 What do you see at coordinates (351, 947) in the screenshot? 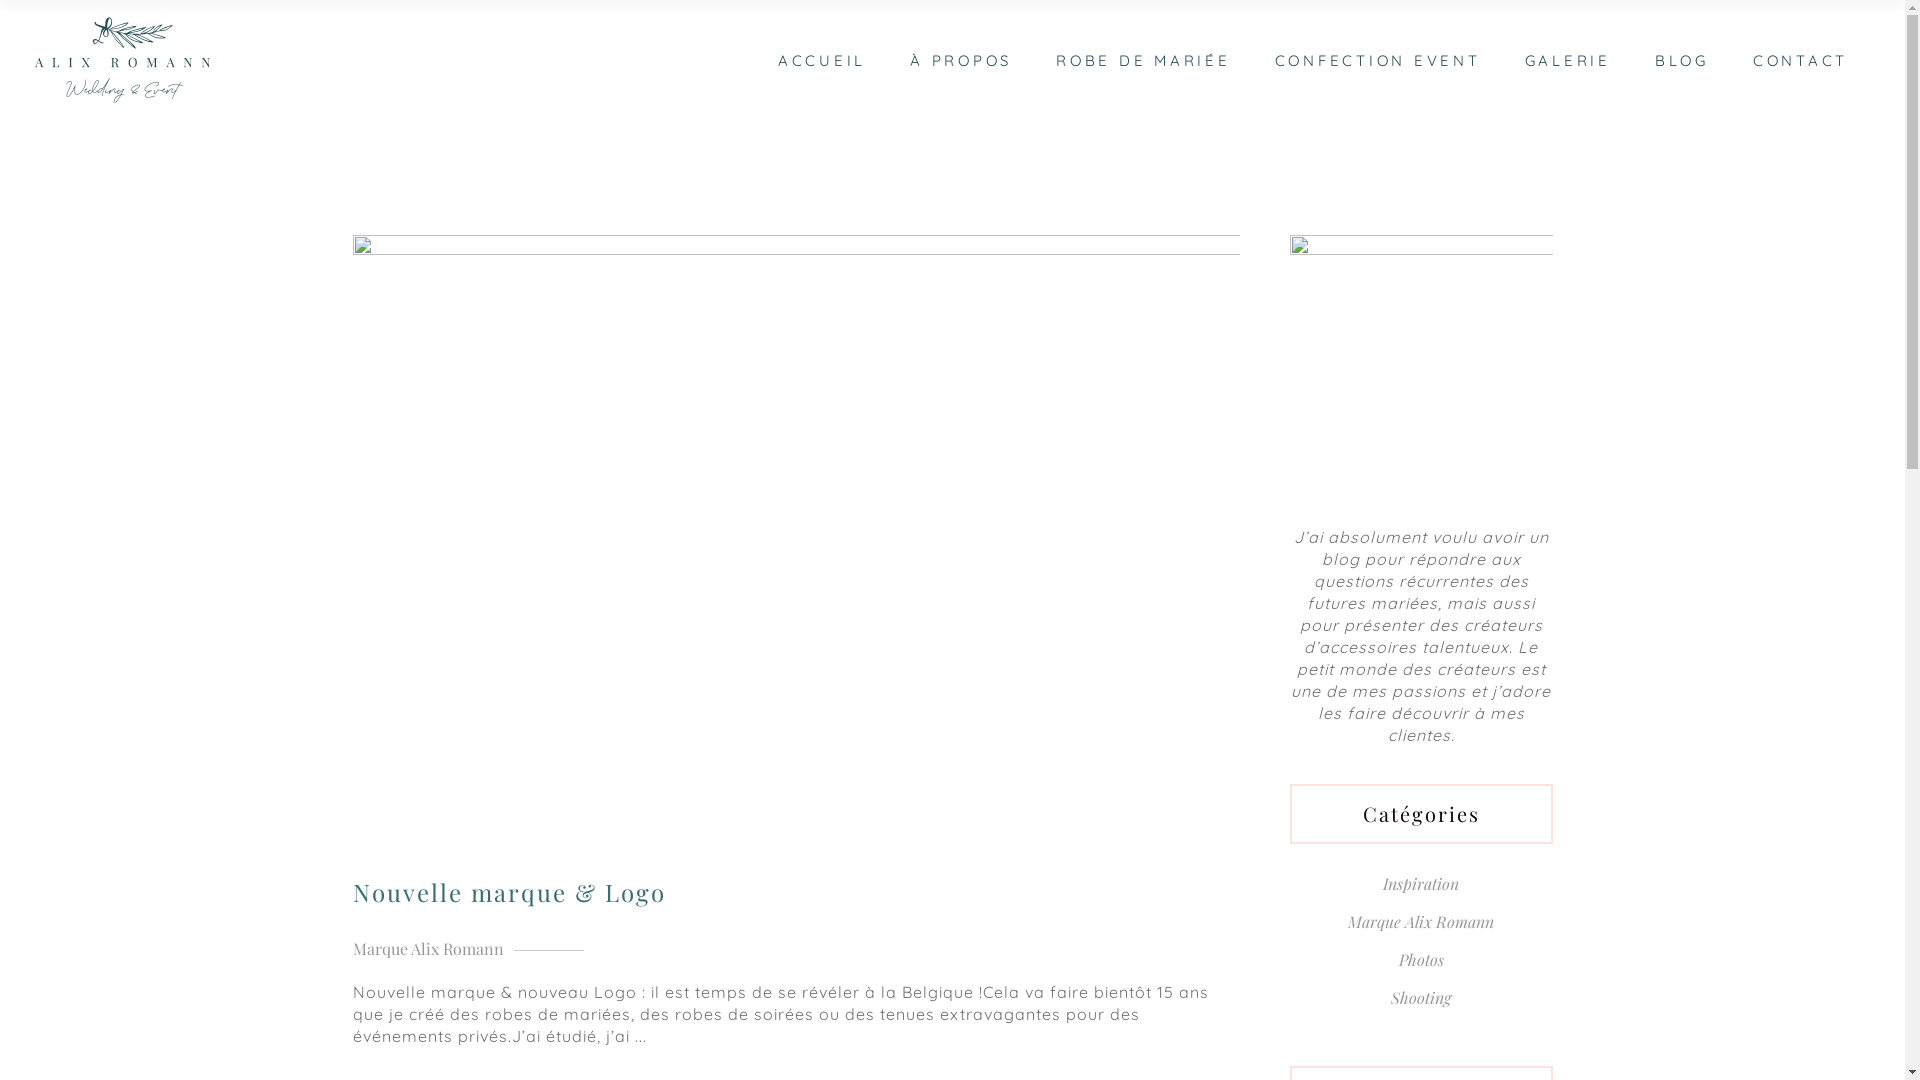
I see `'Marque Alix Romann'` at bounding box center [351, 947].